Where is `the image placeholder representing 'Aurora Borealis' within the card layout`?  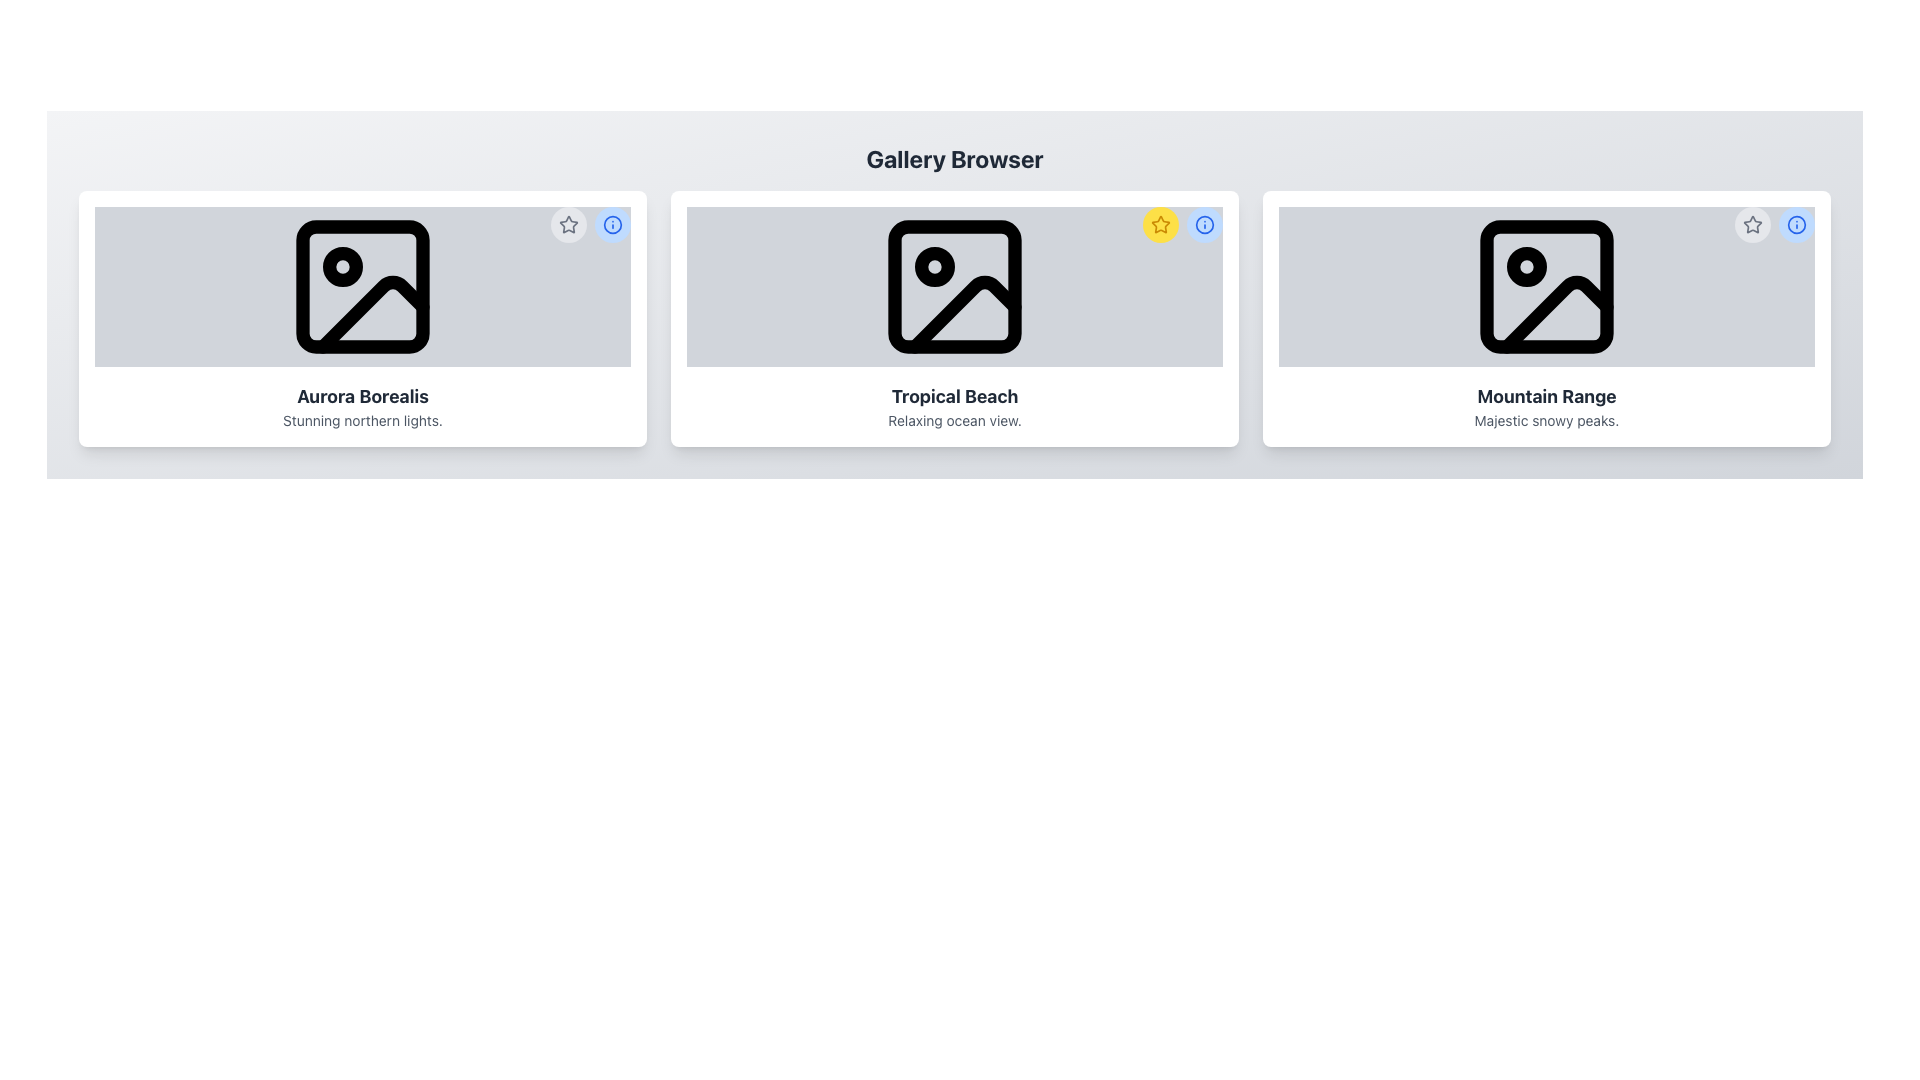 the image placeholder representing 'Aurora Borealis' within the card layout is located at coordinates (363, 286).